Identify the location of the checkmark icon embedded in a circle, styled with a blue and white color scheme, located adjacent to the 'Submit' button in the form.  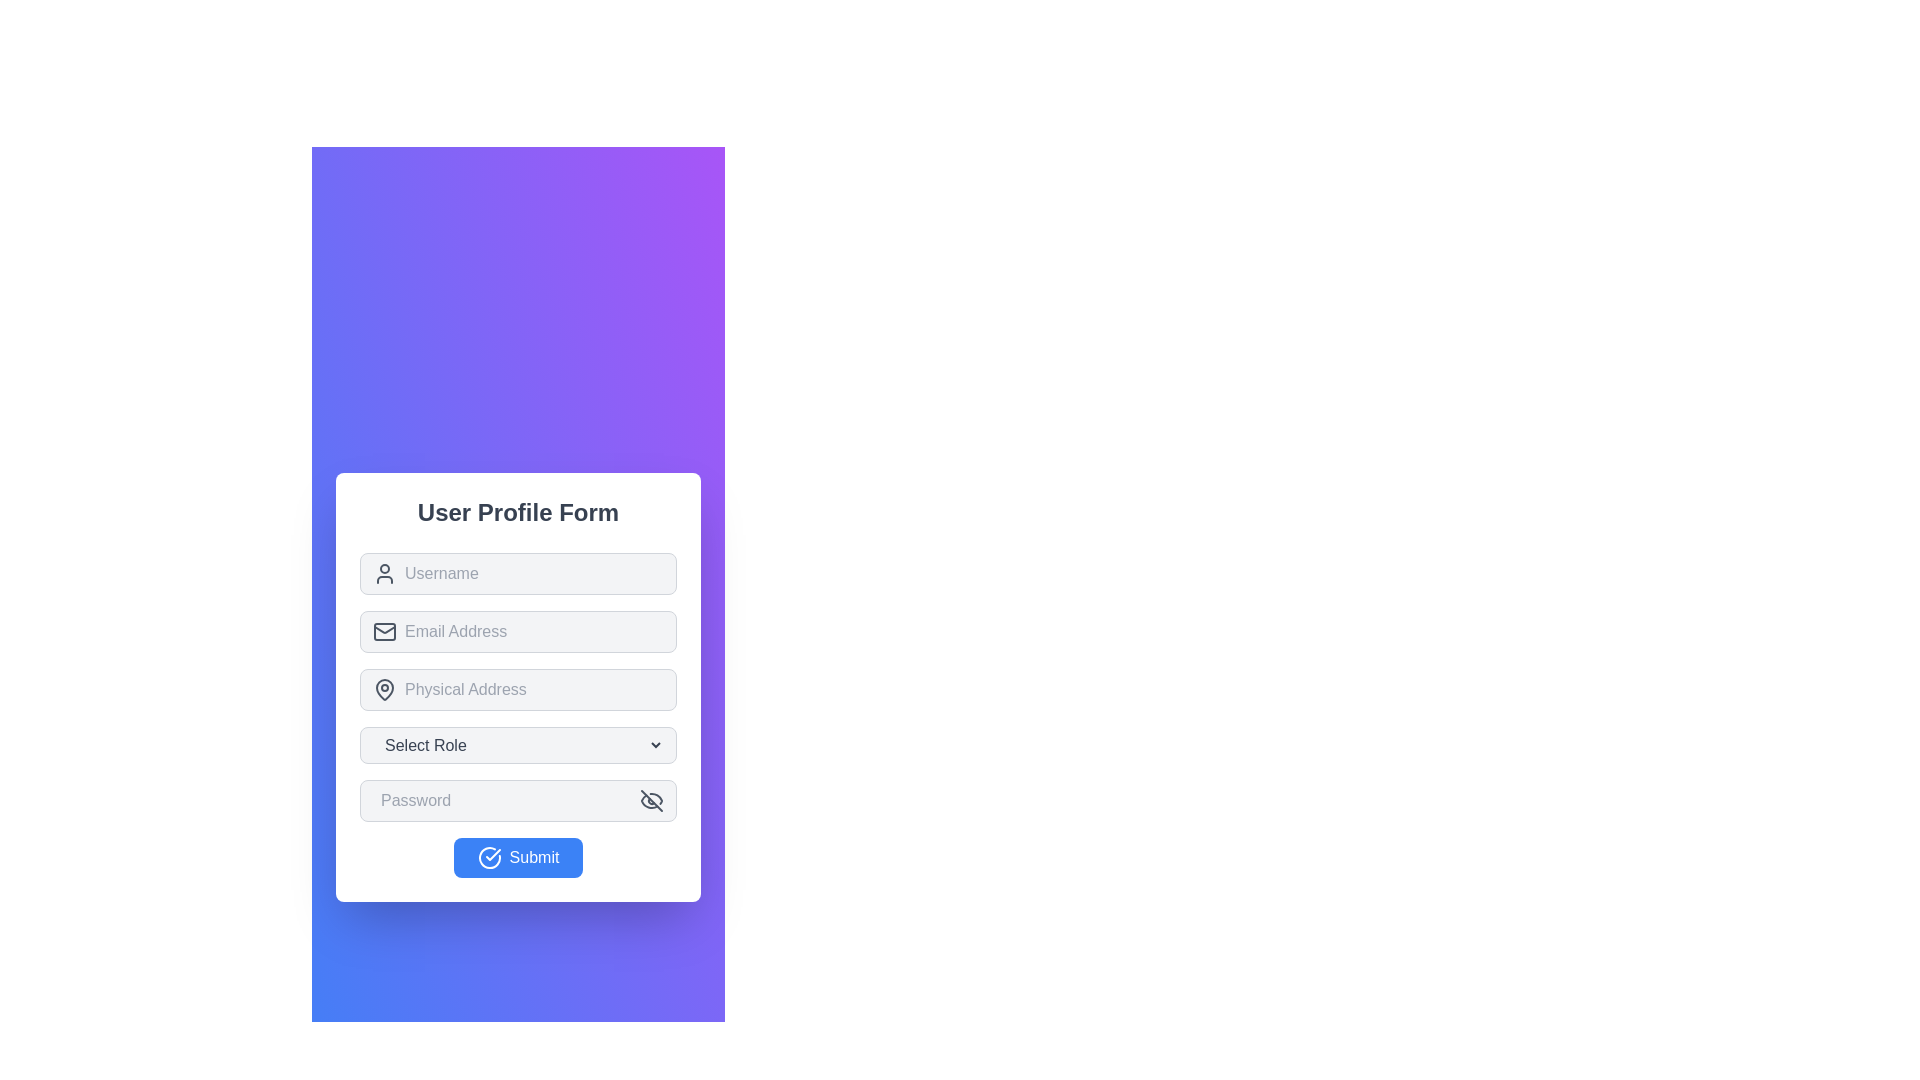
(493, 854).